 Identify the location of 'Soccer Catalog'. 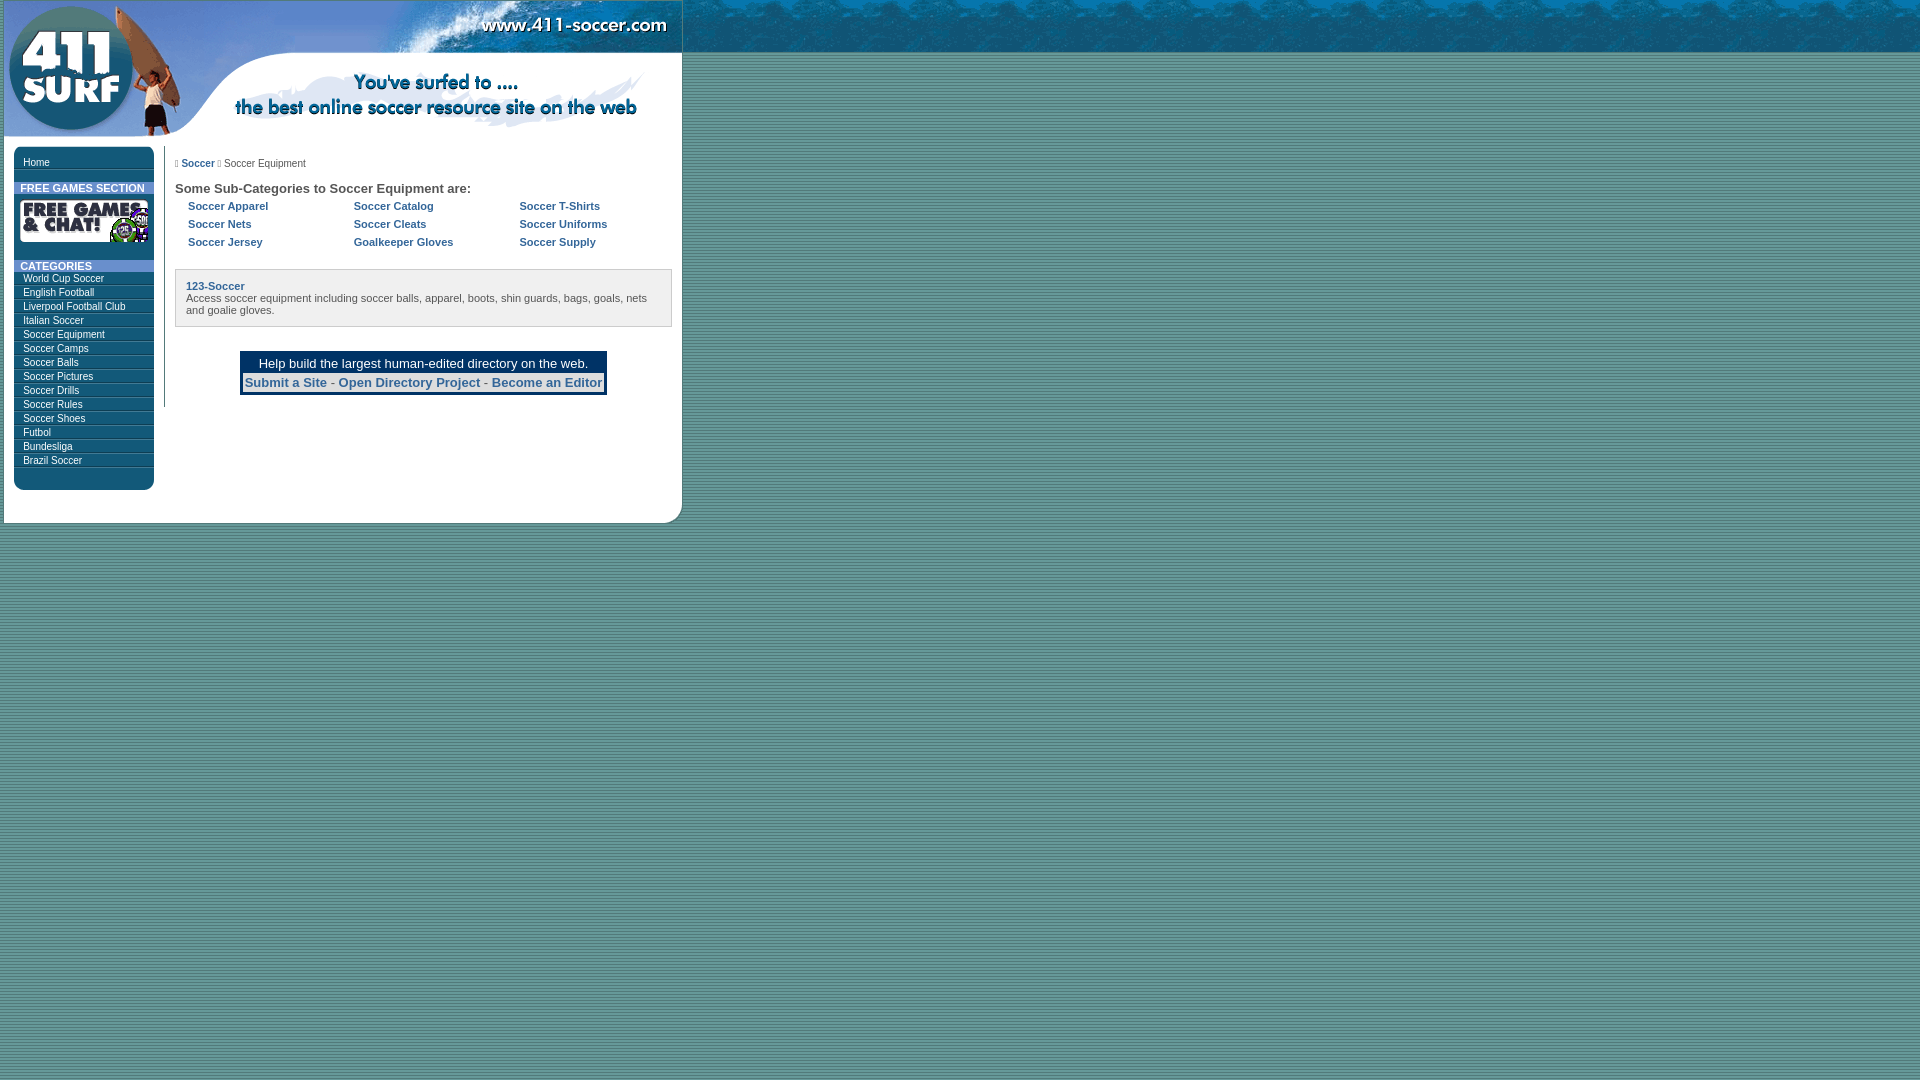
(393, 205).